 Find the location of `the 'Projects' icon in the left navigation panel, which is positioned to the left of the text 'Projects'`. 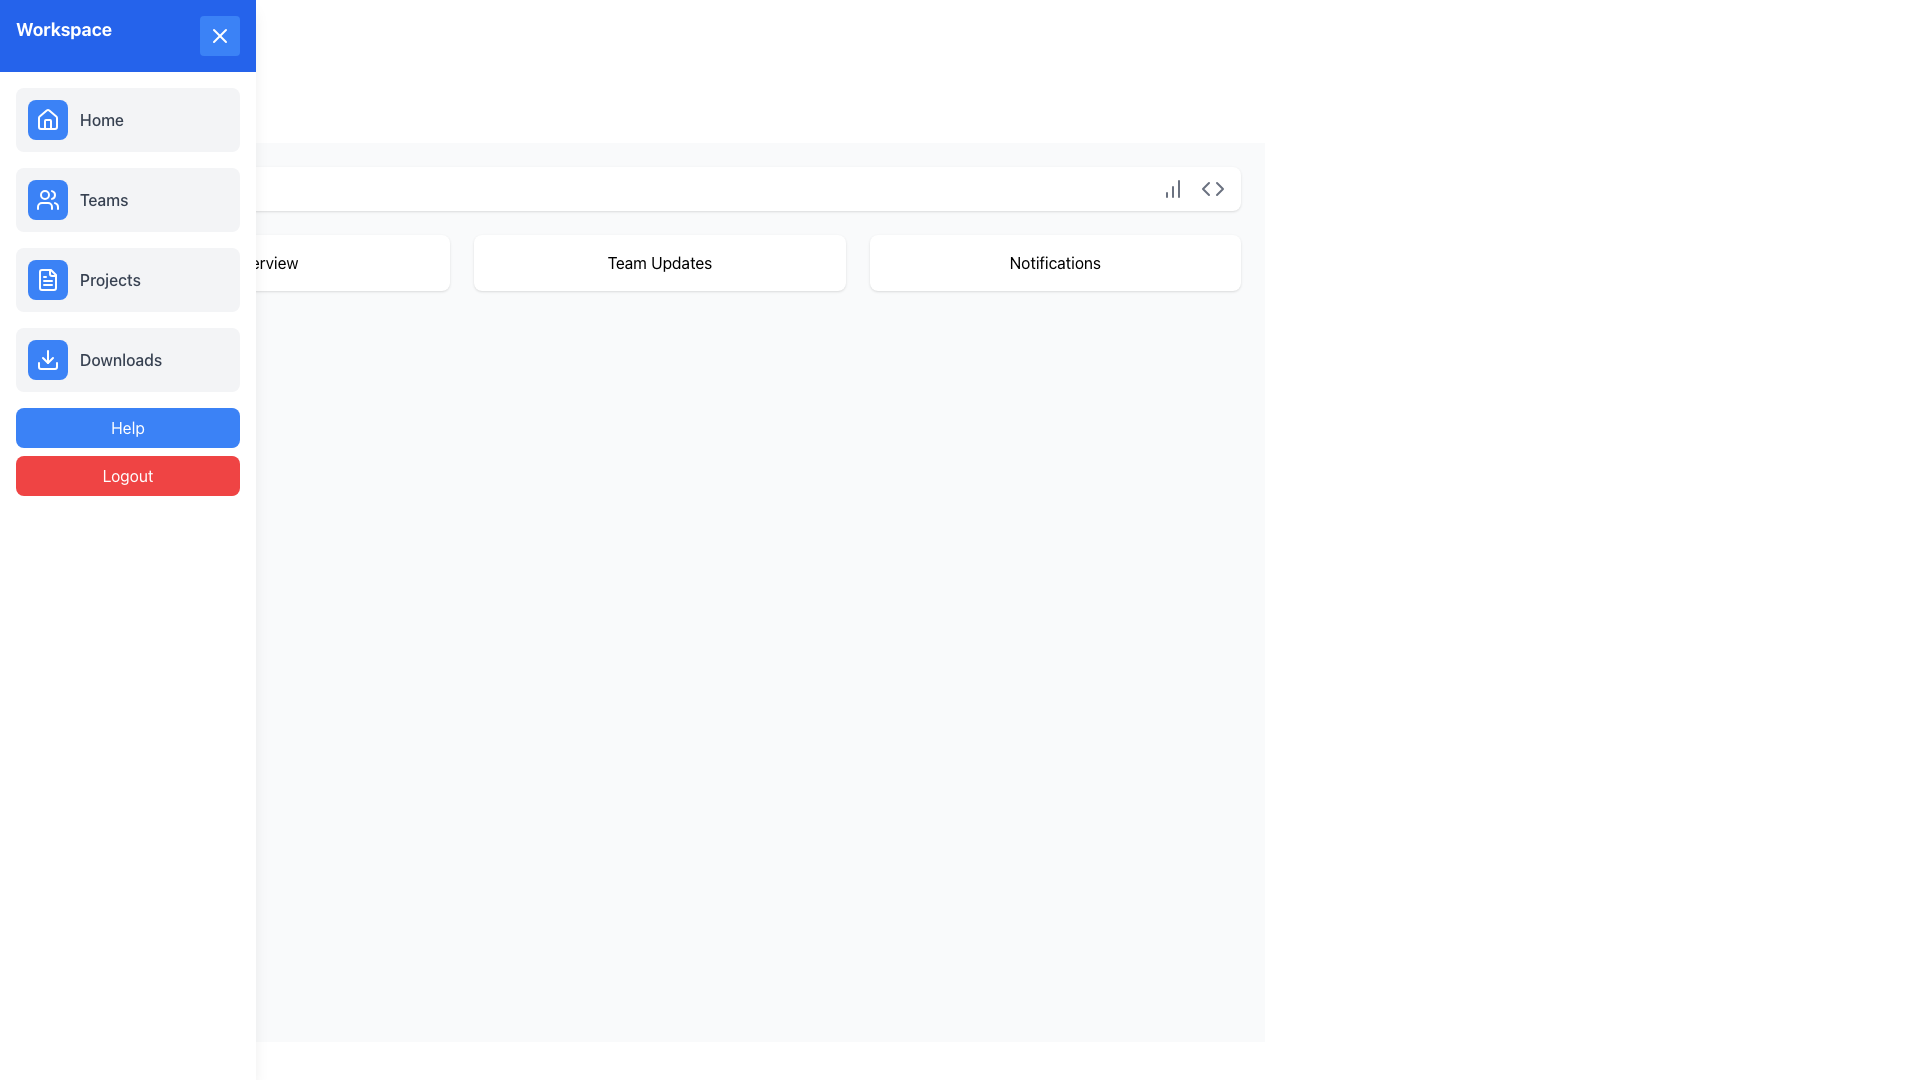

the 'Projects' icon in the left navigation panel, which is positioned to the left of the text 'Projects' is located at coordinates (48, 280).